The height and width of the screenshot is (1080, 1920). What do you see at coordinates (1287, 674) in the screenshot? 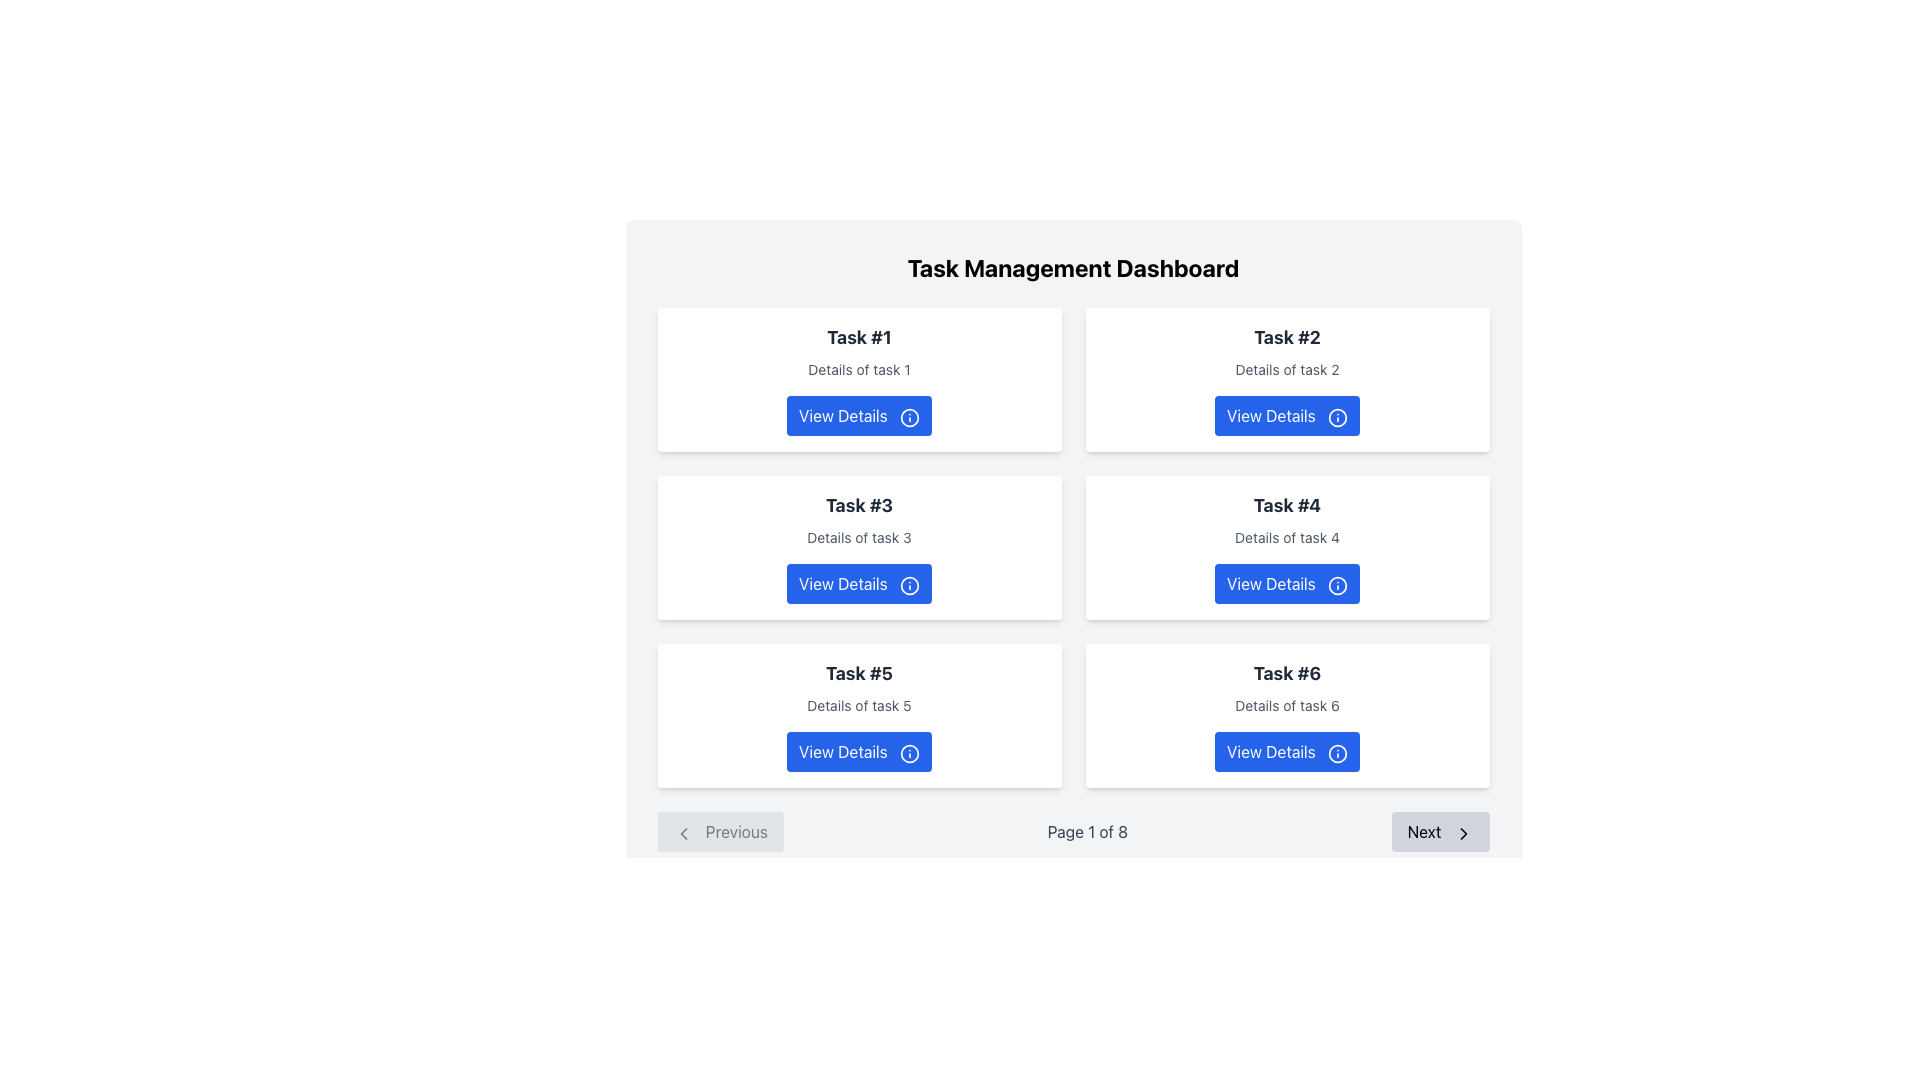
I see `the title text 'Task #6' which is styled in bold and dark gray, located at the top of a white card in the second column of the third row in a grid layout` at bounding box center [1287, 674].